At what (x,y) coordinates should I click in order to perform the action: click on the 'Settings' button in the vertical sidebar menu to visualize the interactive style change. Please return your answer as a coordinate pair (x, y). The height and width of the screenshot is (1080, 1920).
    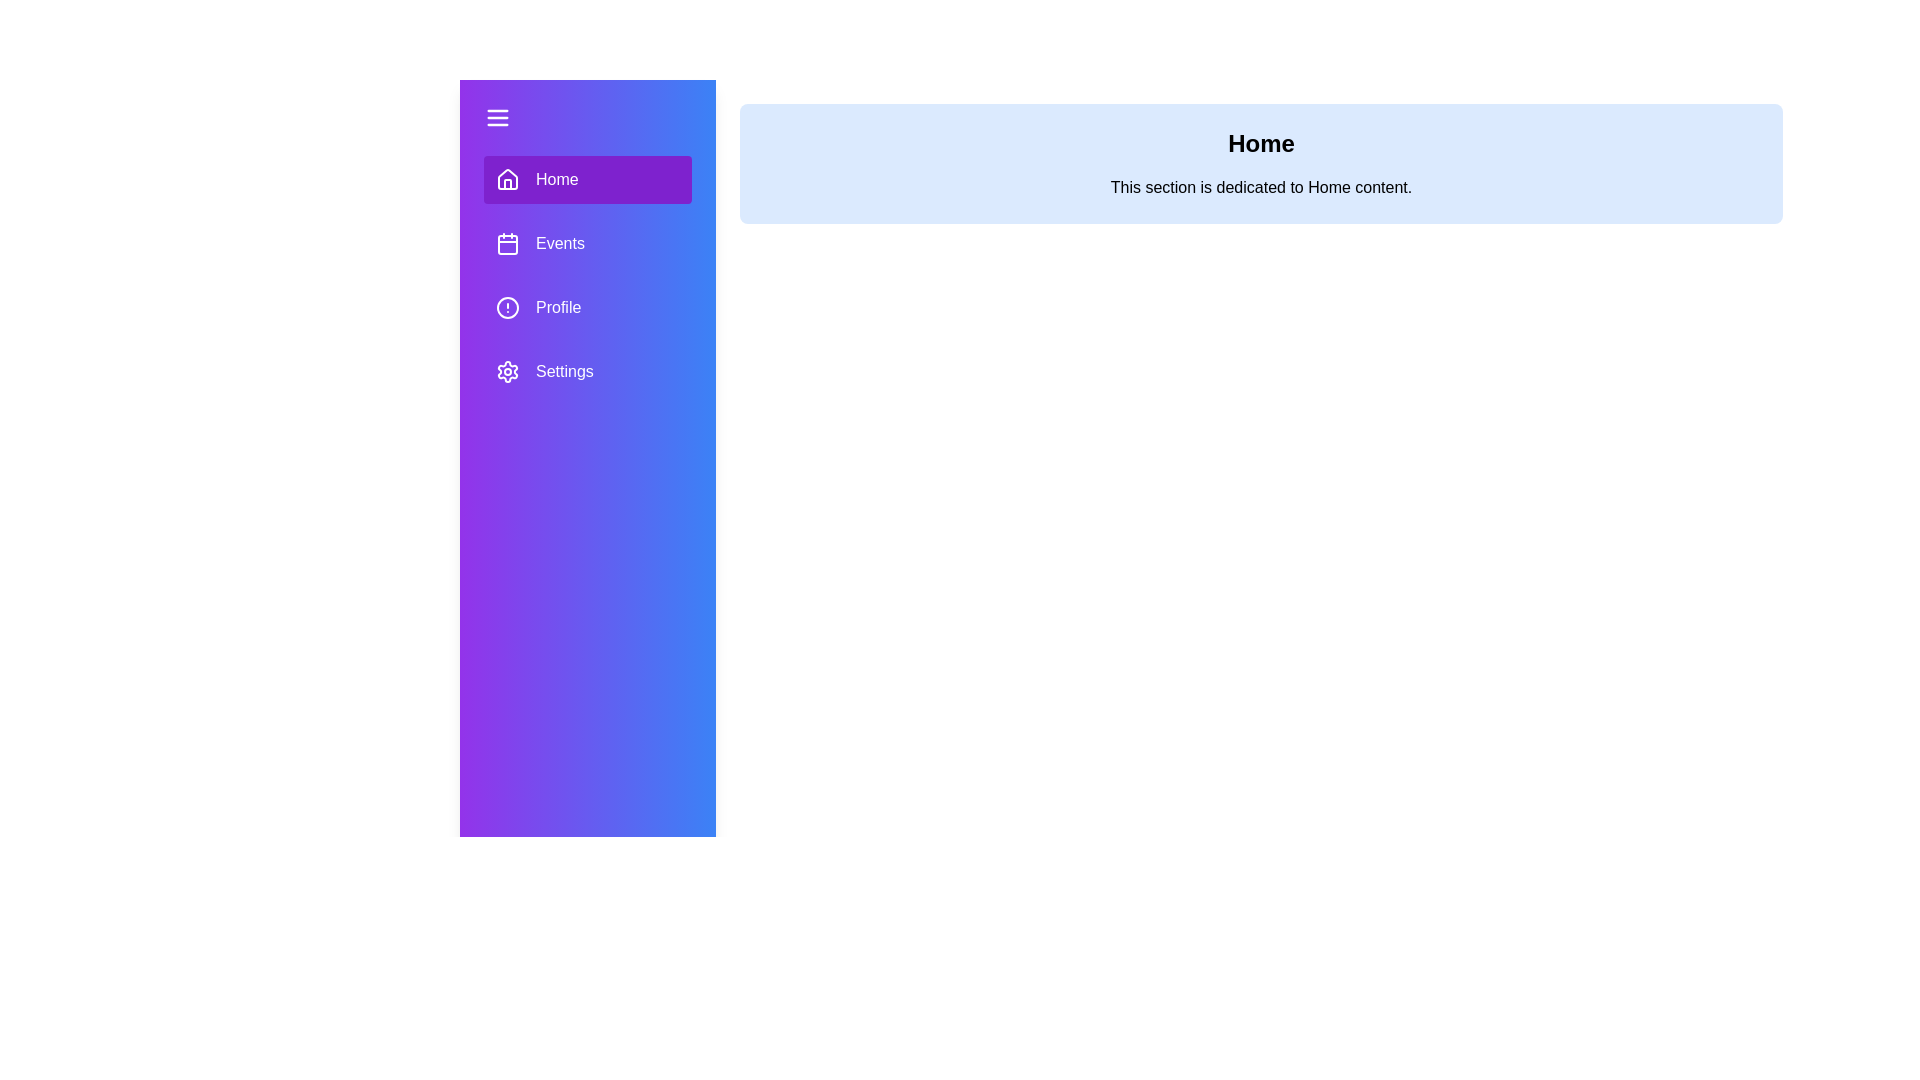
    Looking at the image, I should click on (587, 371).